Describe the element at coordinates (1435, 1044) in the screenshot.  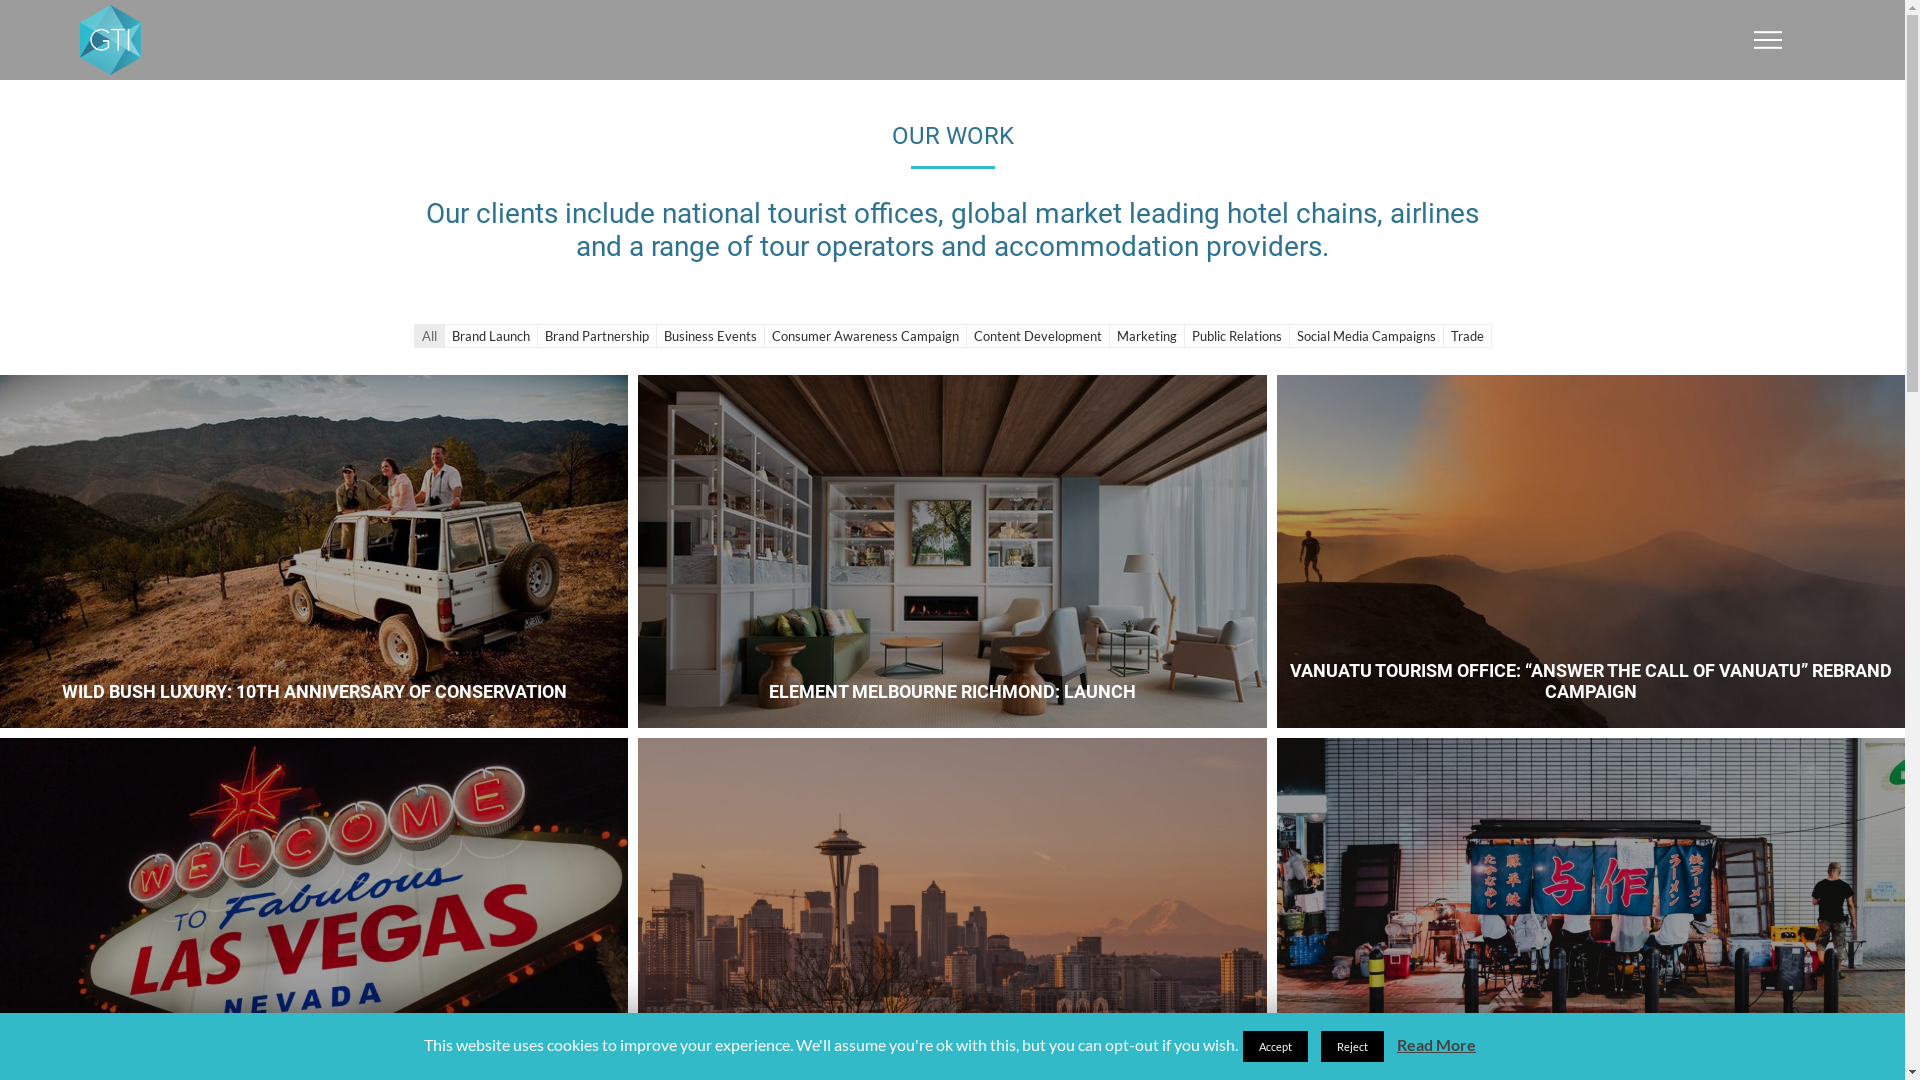
I see `'Read More'` at that location.